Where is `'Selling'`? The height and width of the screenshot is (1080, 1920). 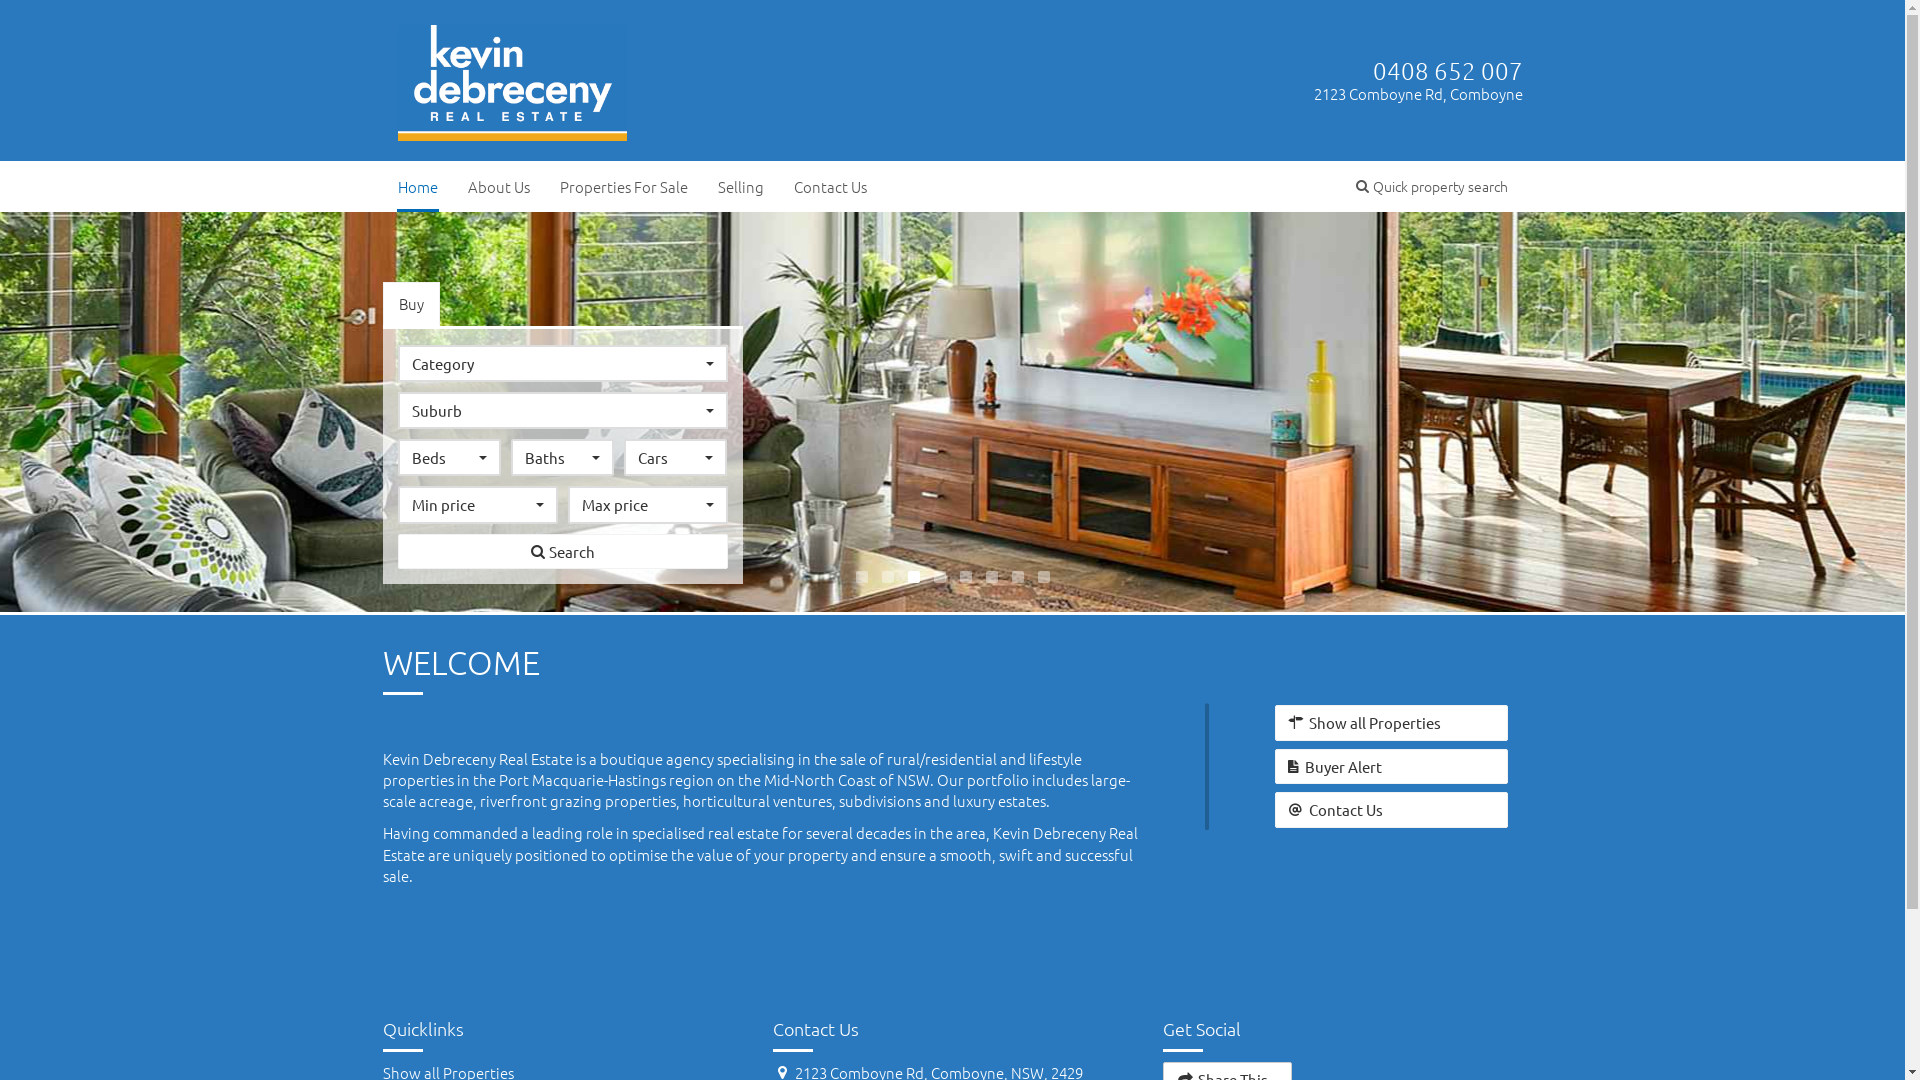 'Selling' is located at coordinates (738, 186).